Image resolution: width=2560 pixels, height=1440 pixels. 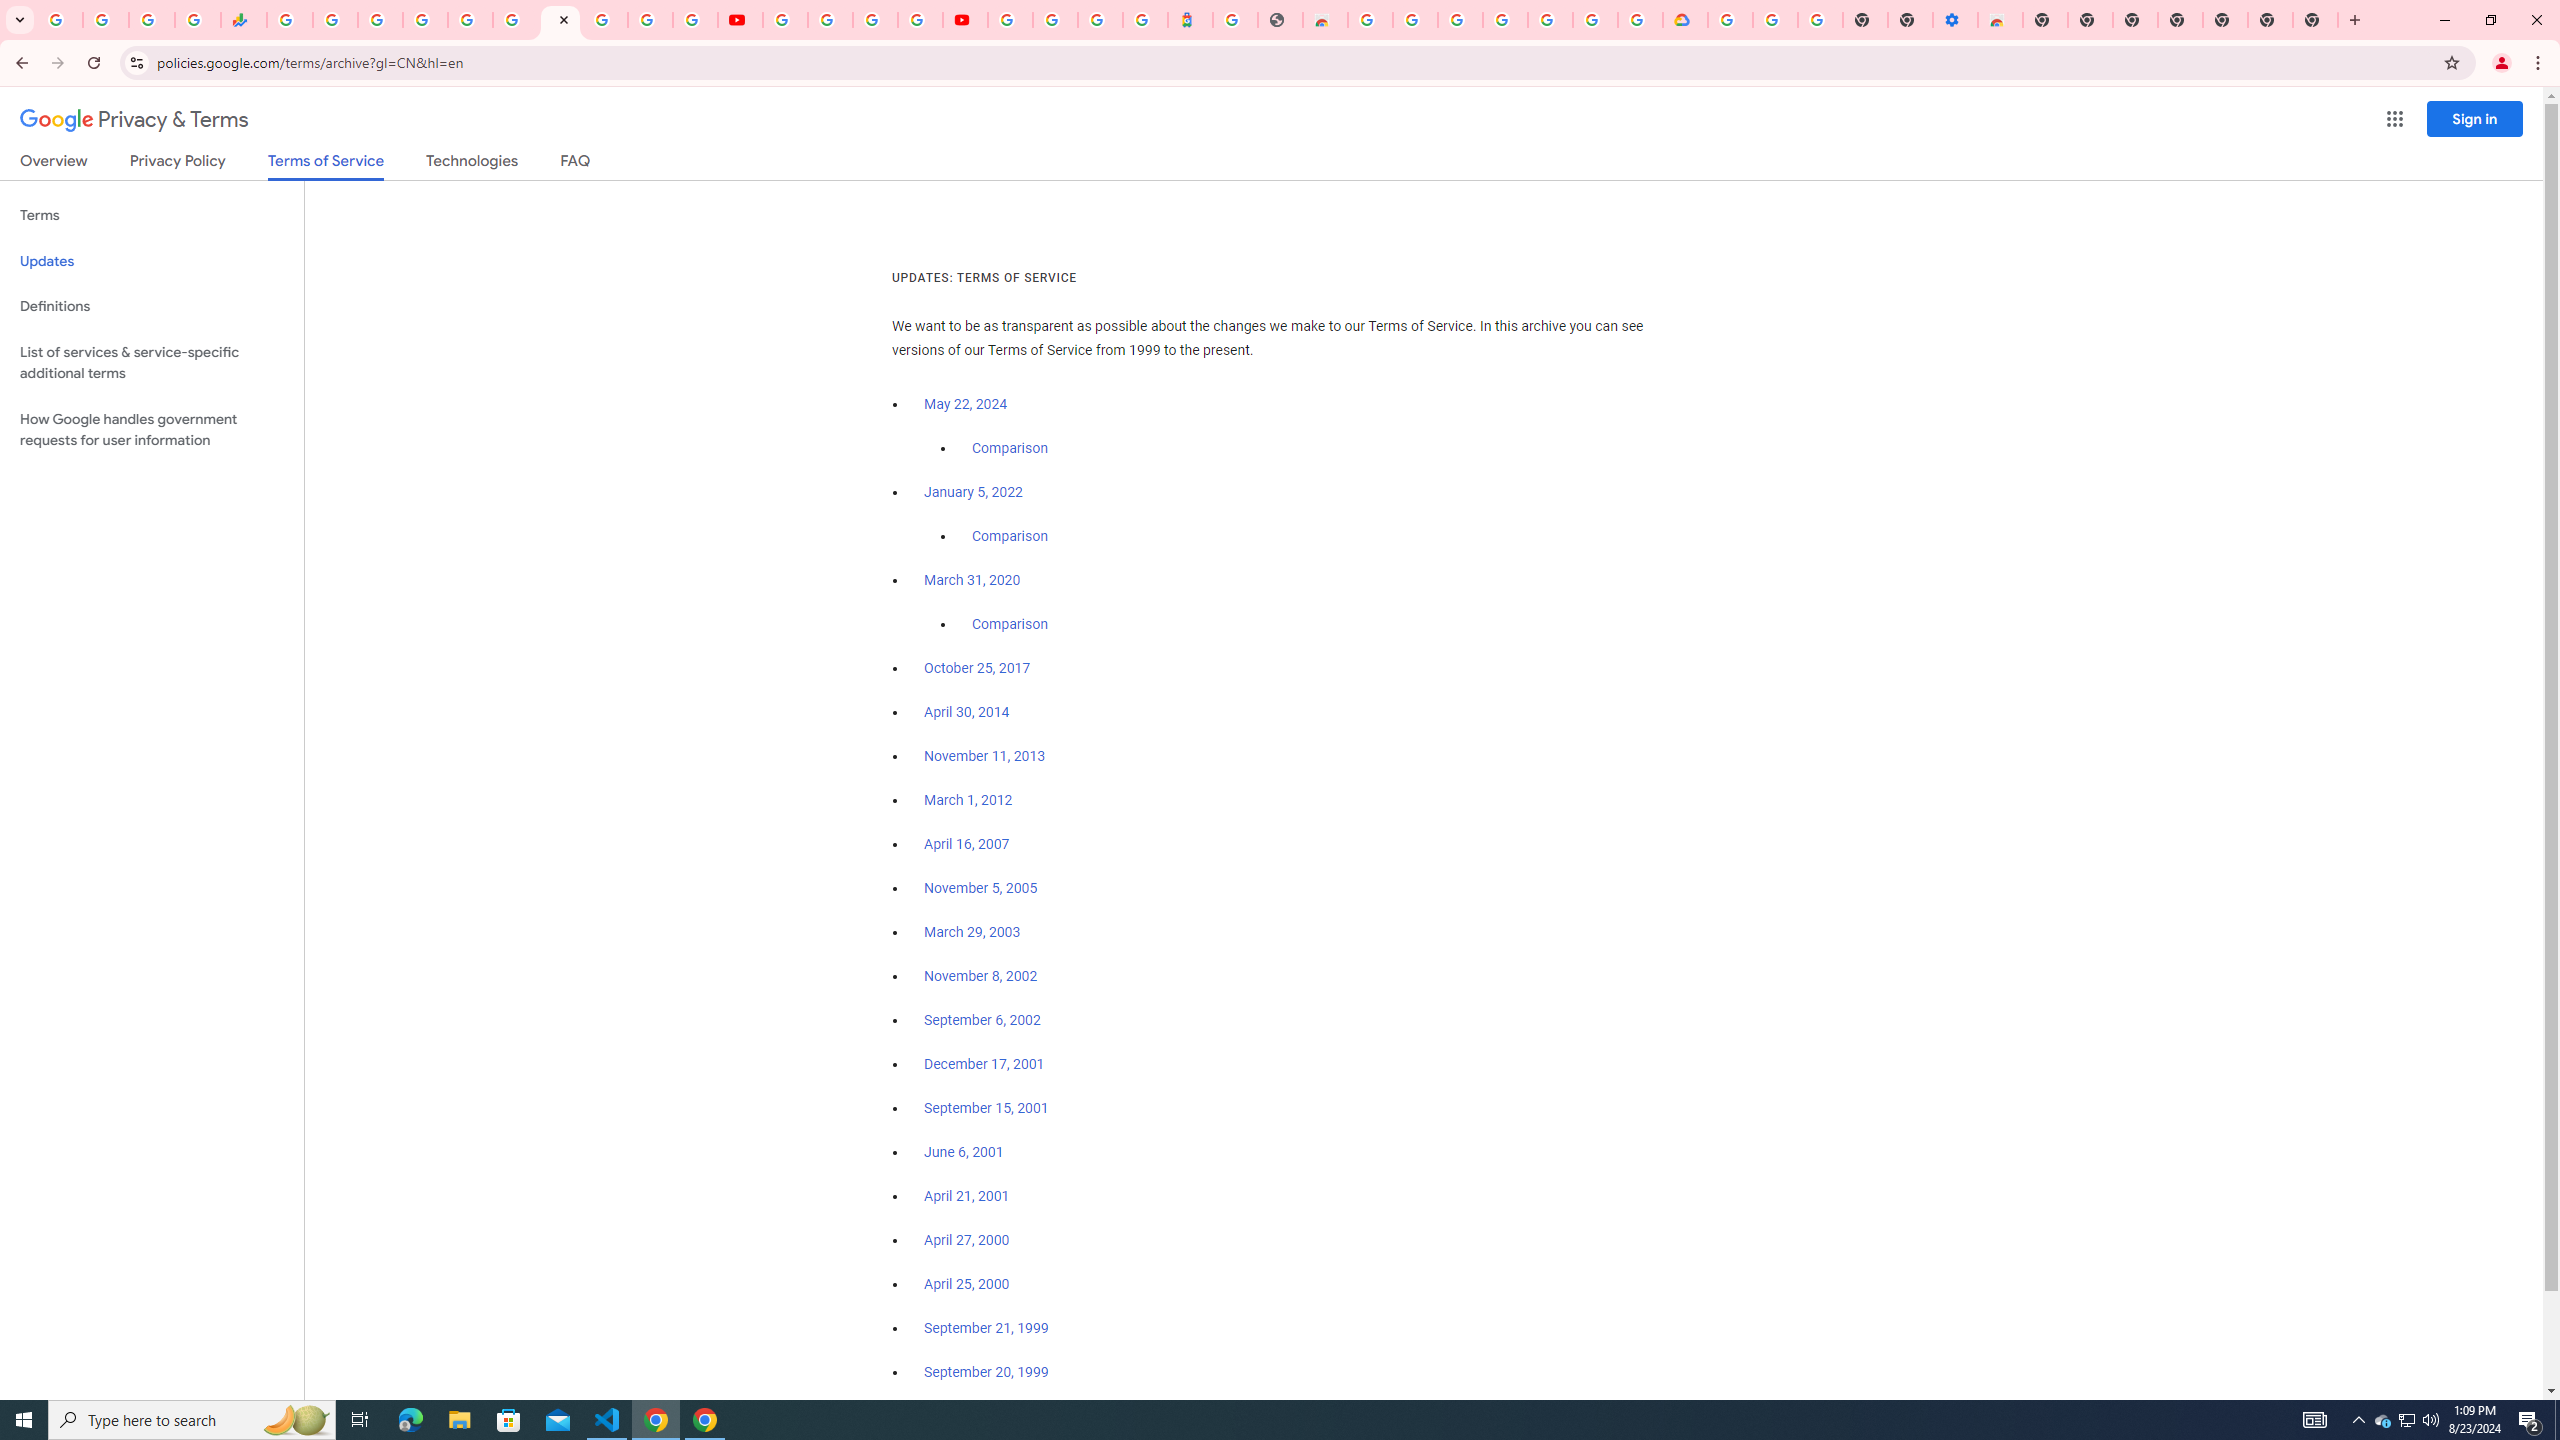 What do you see at coordinates (52, 164) in the screenshot?
I see `'Overview'` at bounding box center [52, 164].